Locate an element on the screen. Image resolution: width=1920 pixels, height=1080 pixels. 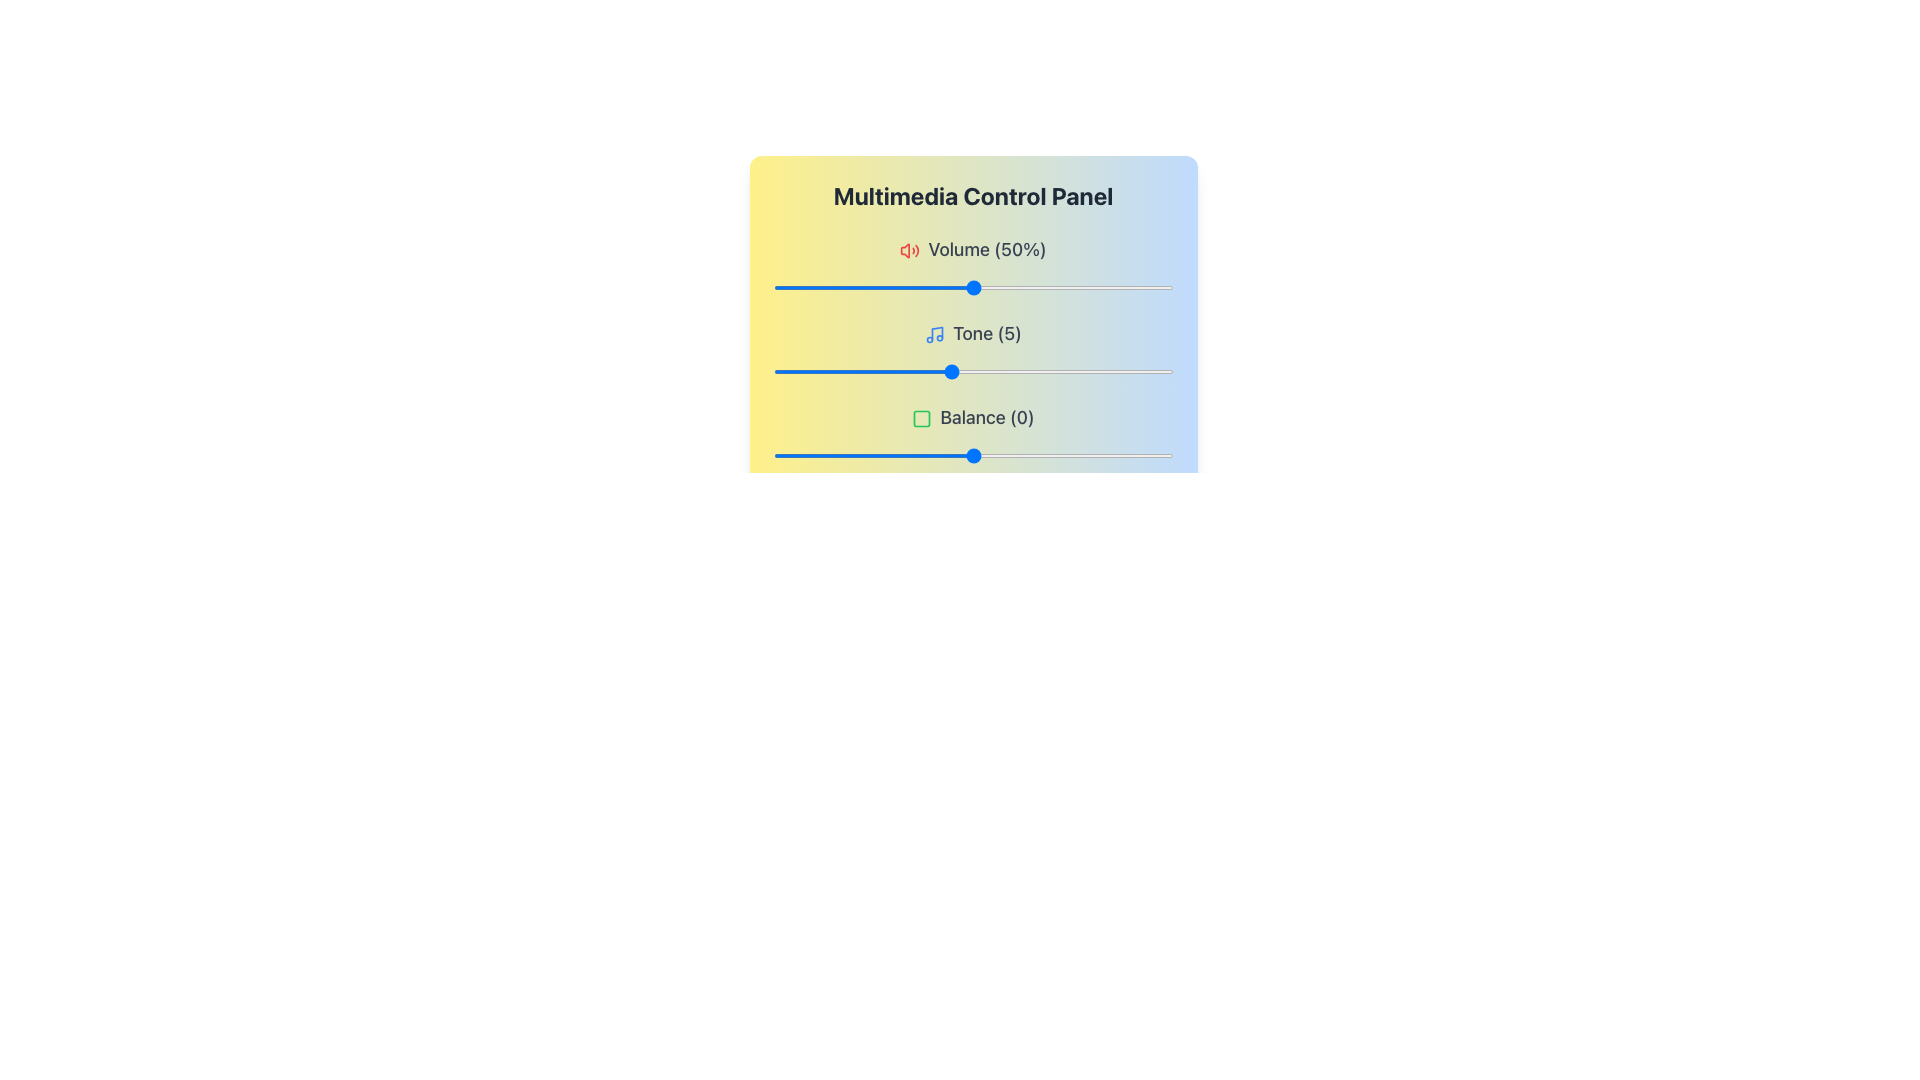
the Range Slider located at the bottom of the 'Balance (0)' section, which features a light gray background and a blue handle is located at coordinates (973, 455).